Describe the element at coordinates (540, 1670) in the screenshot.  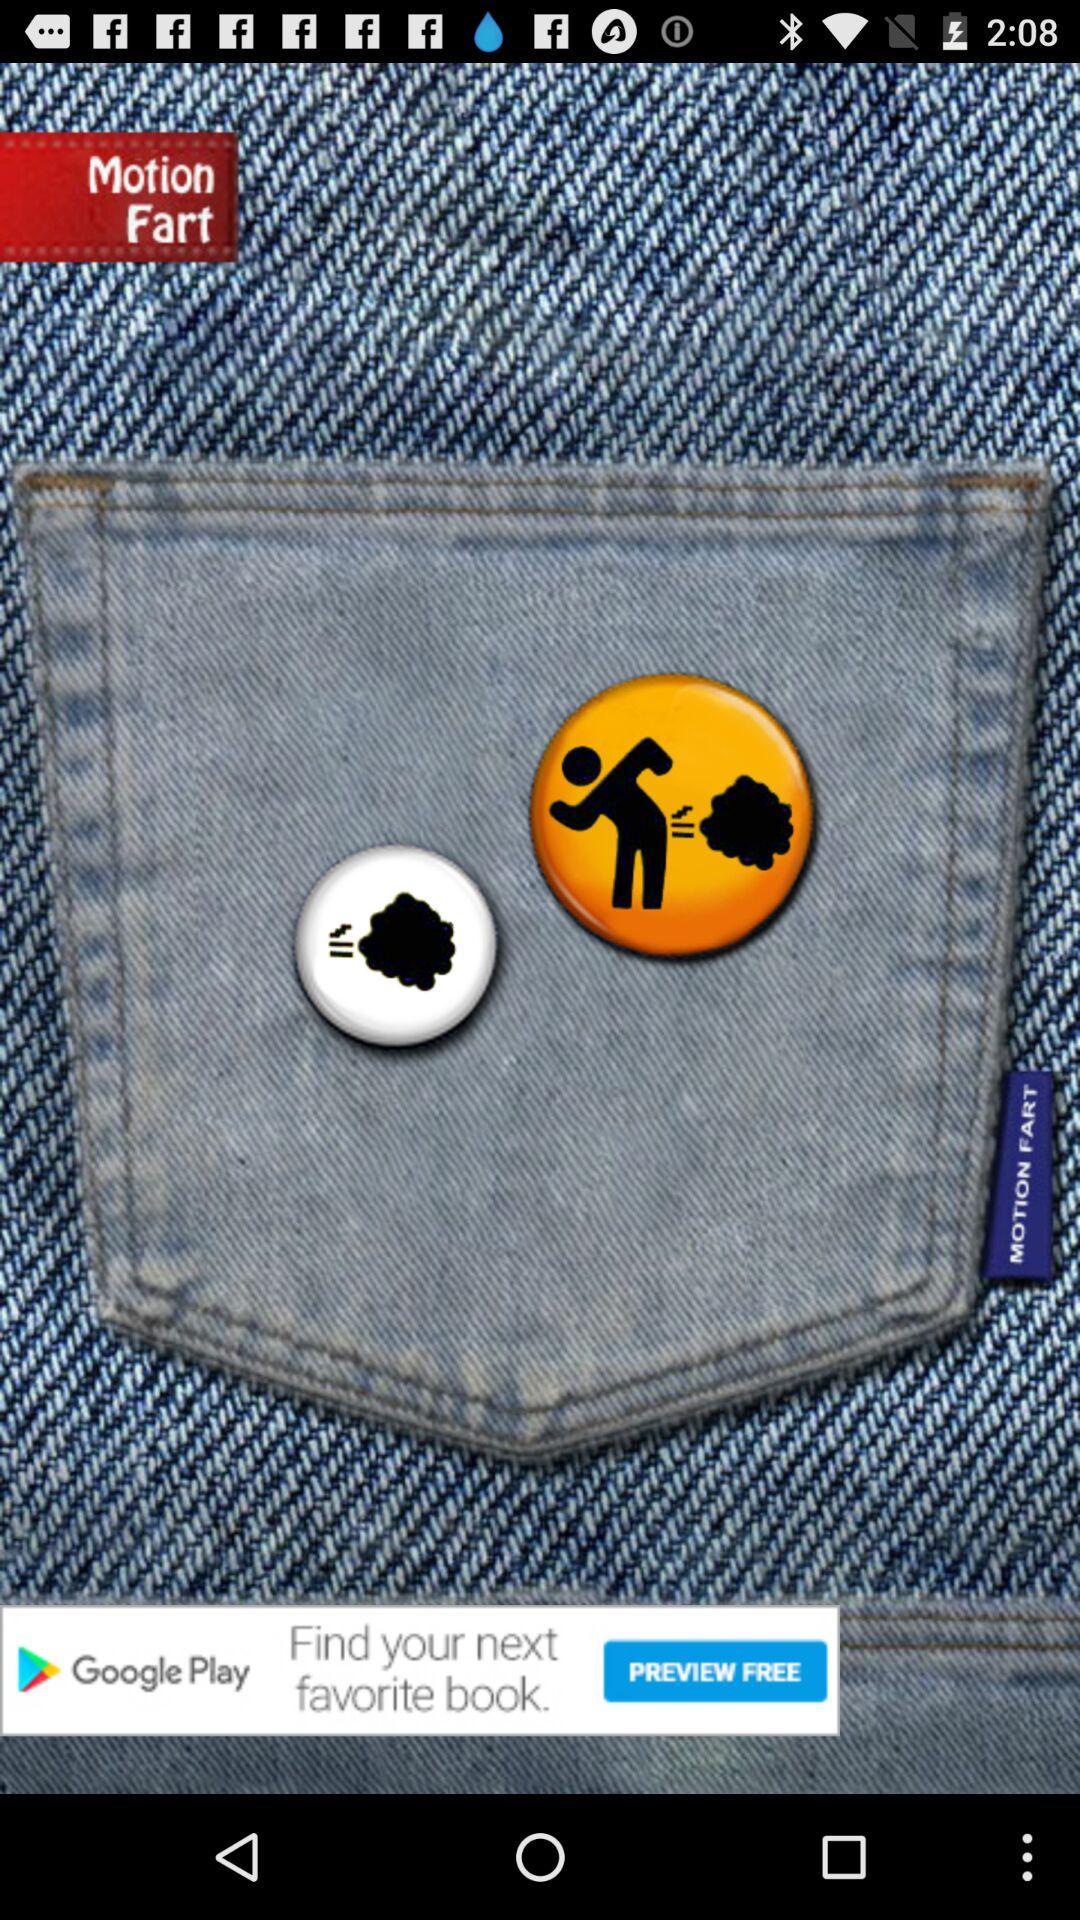
I see `advertisement click` at that location.